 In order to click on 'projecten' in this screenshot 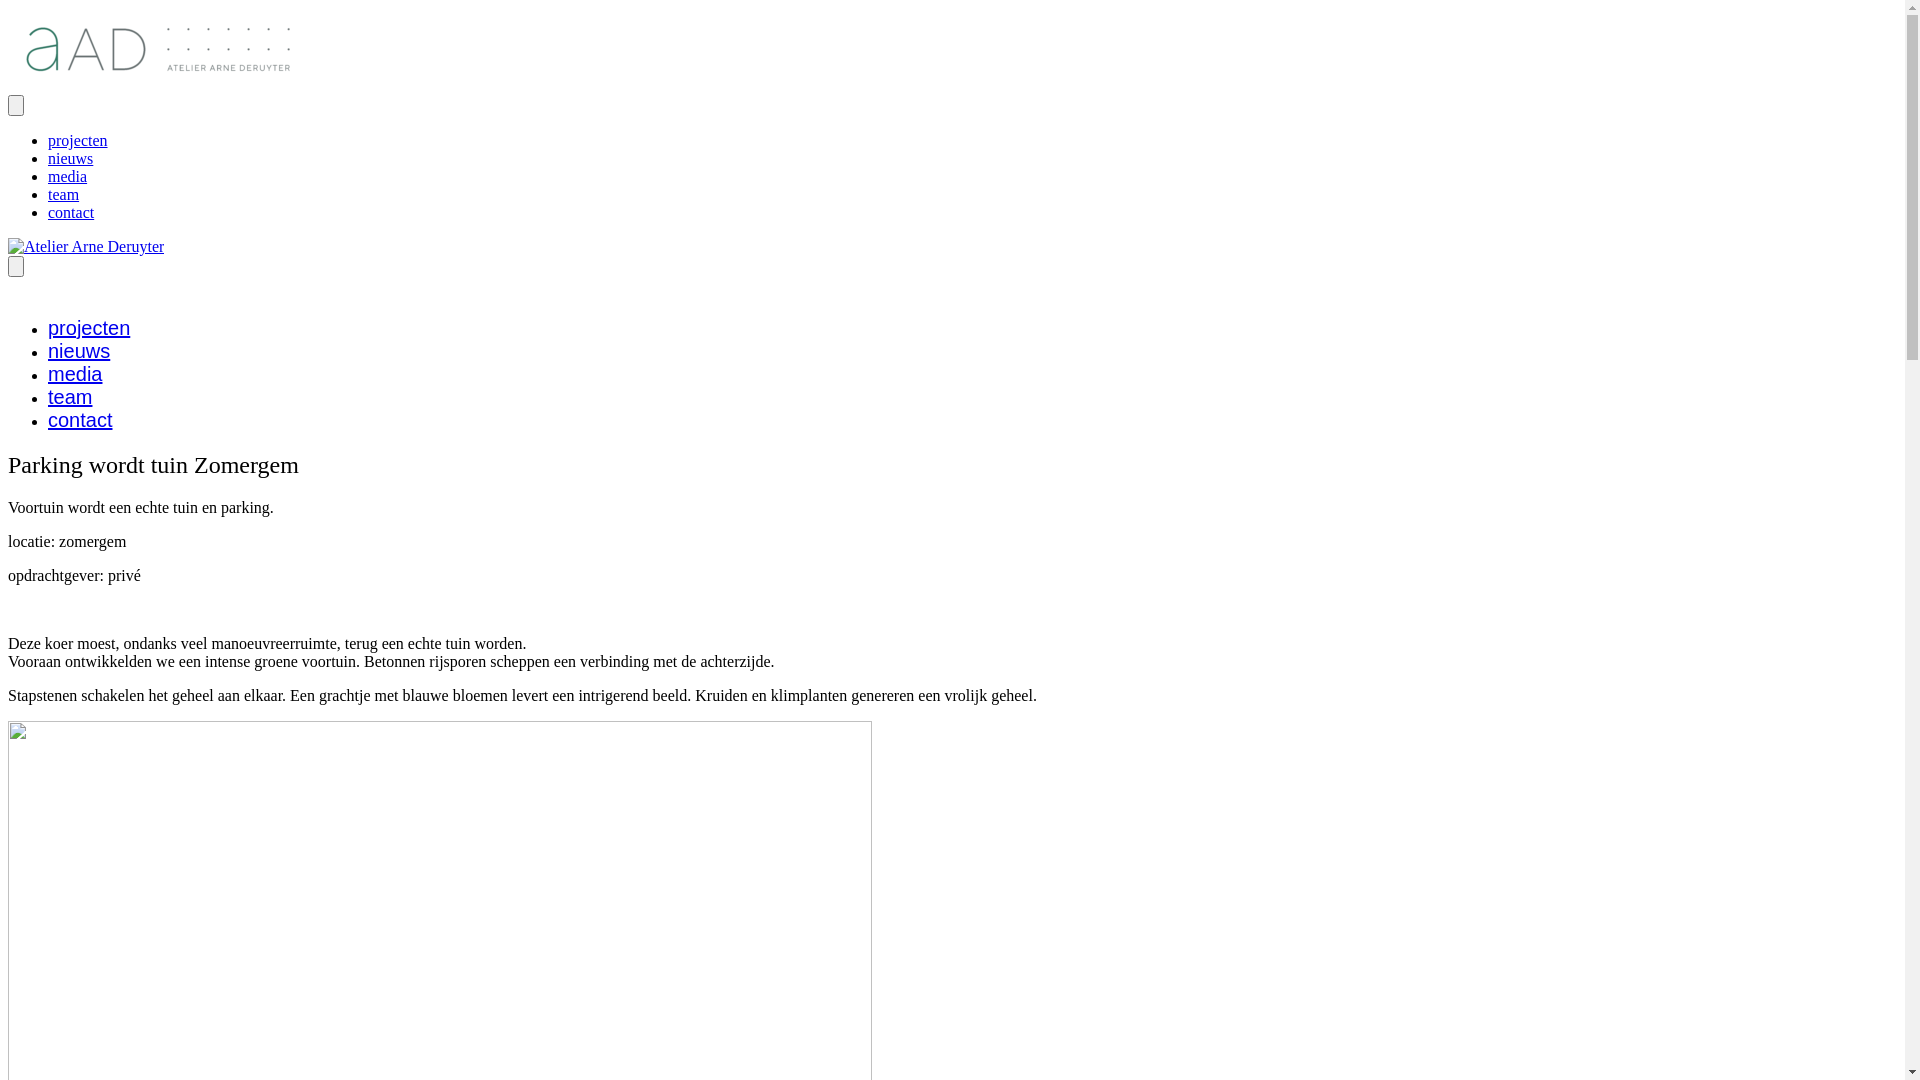, I will do `click(48, 139)`.